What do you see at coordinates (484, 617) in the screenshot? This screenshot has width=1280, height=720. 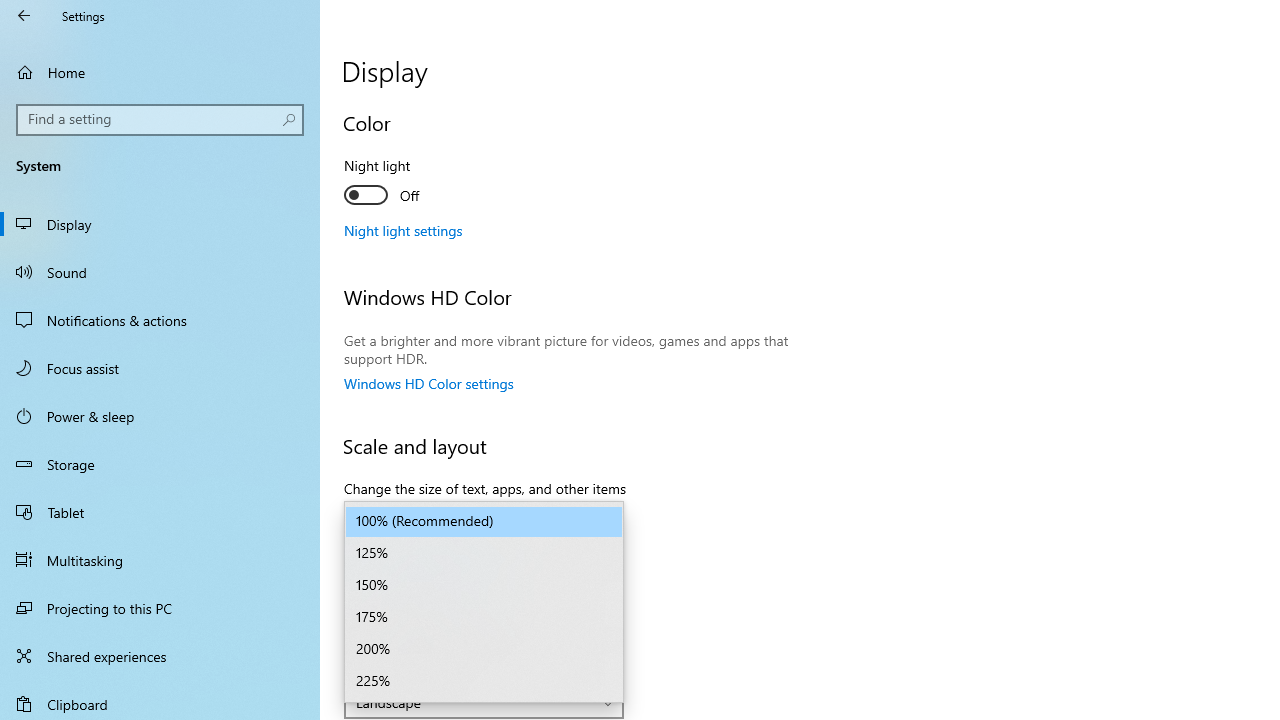 I see `'175%'` at bounding box center [484, 617].